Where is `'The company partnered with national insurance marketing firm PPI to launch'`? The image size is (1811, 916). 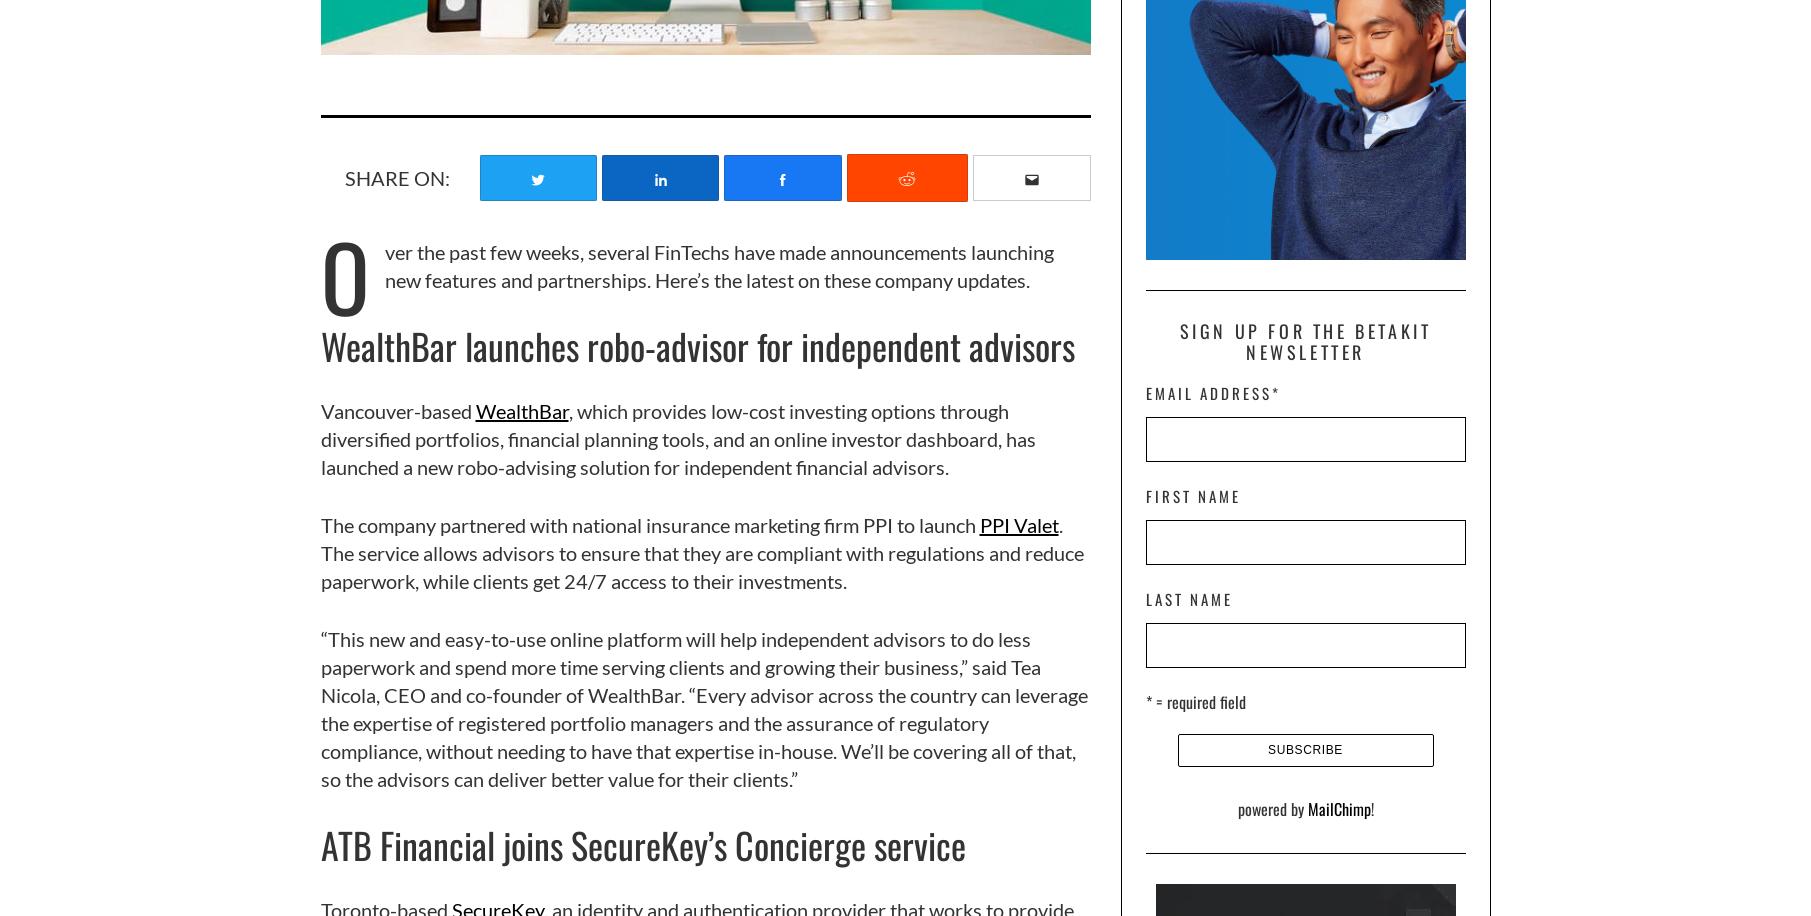
'The company partnered with national insurance marketing firm PPI to launch' is located at coordinates (649, 523).